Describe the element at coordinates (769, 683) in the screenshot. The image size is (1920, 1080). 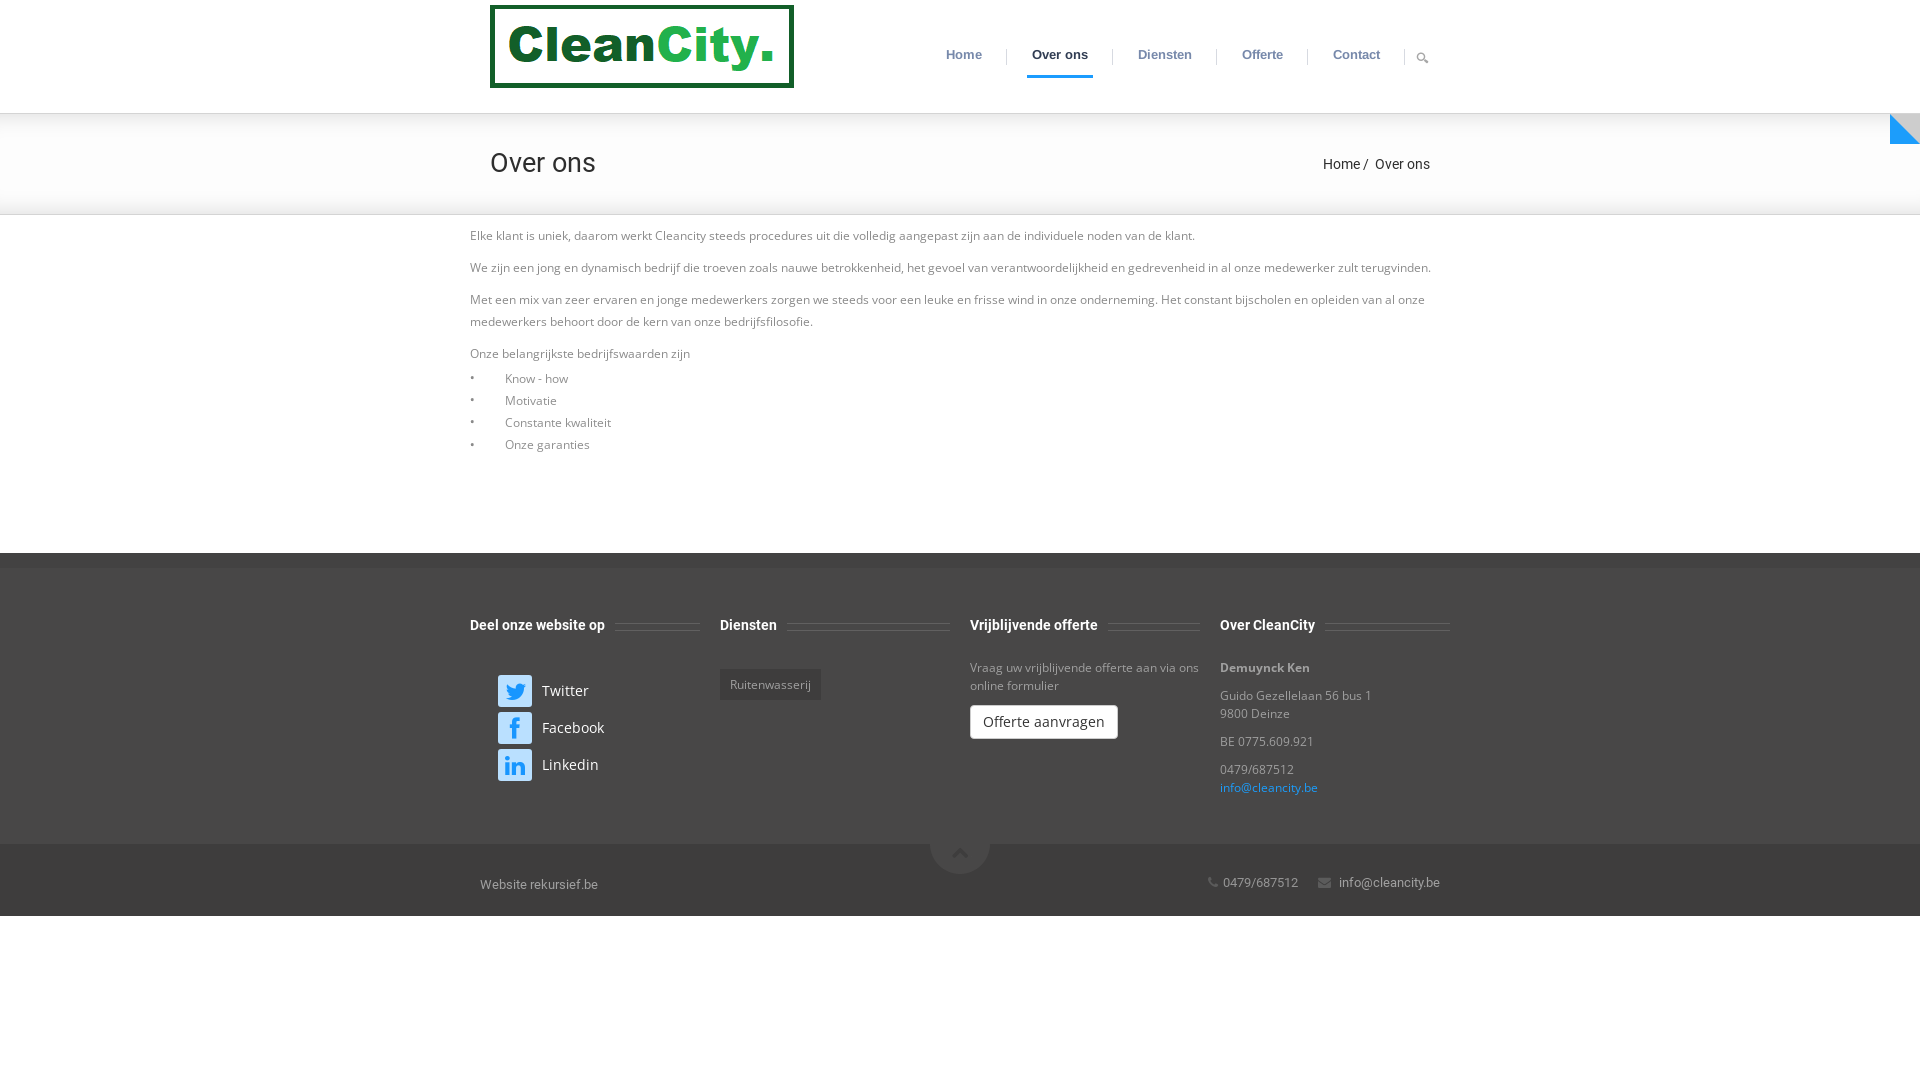
I see `'Ruitenwasserij'` at that location.